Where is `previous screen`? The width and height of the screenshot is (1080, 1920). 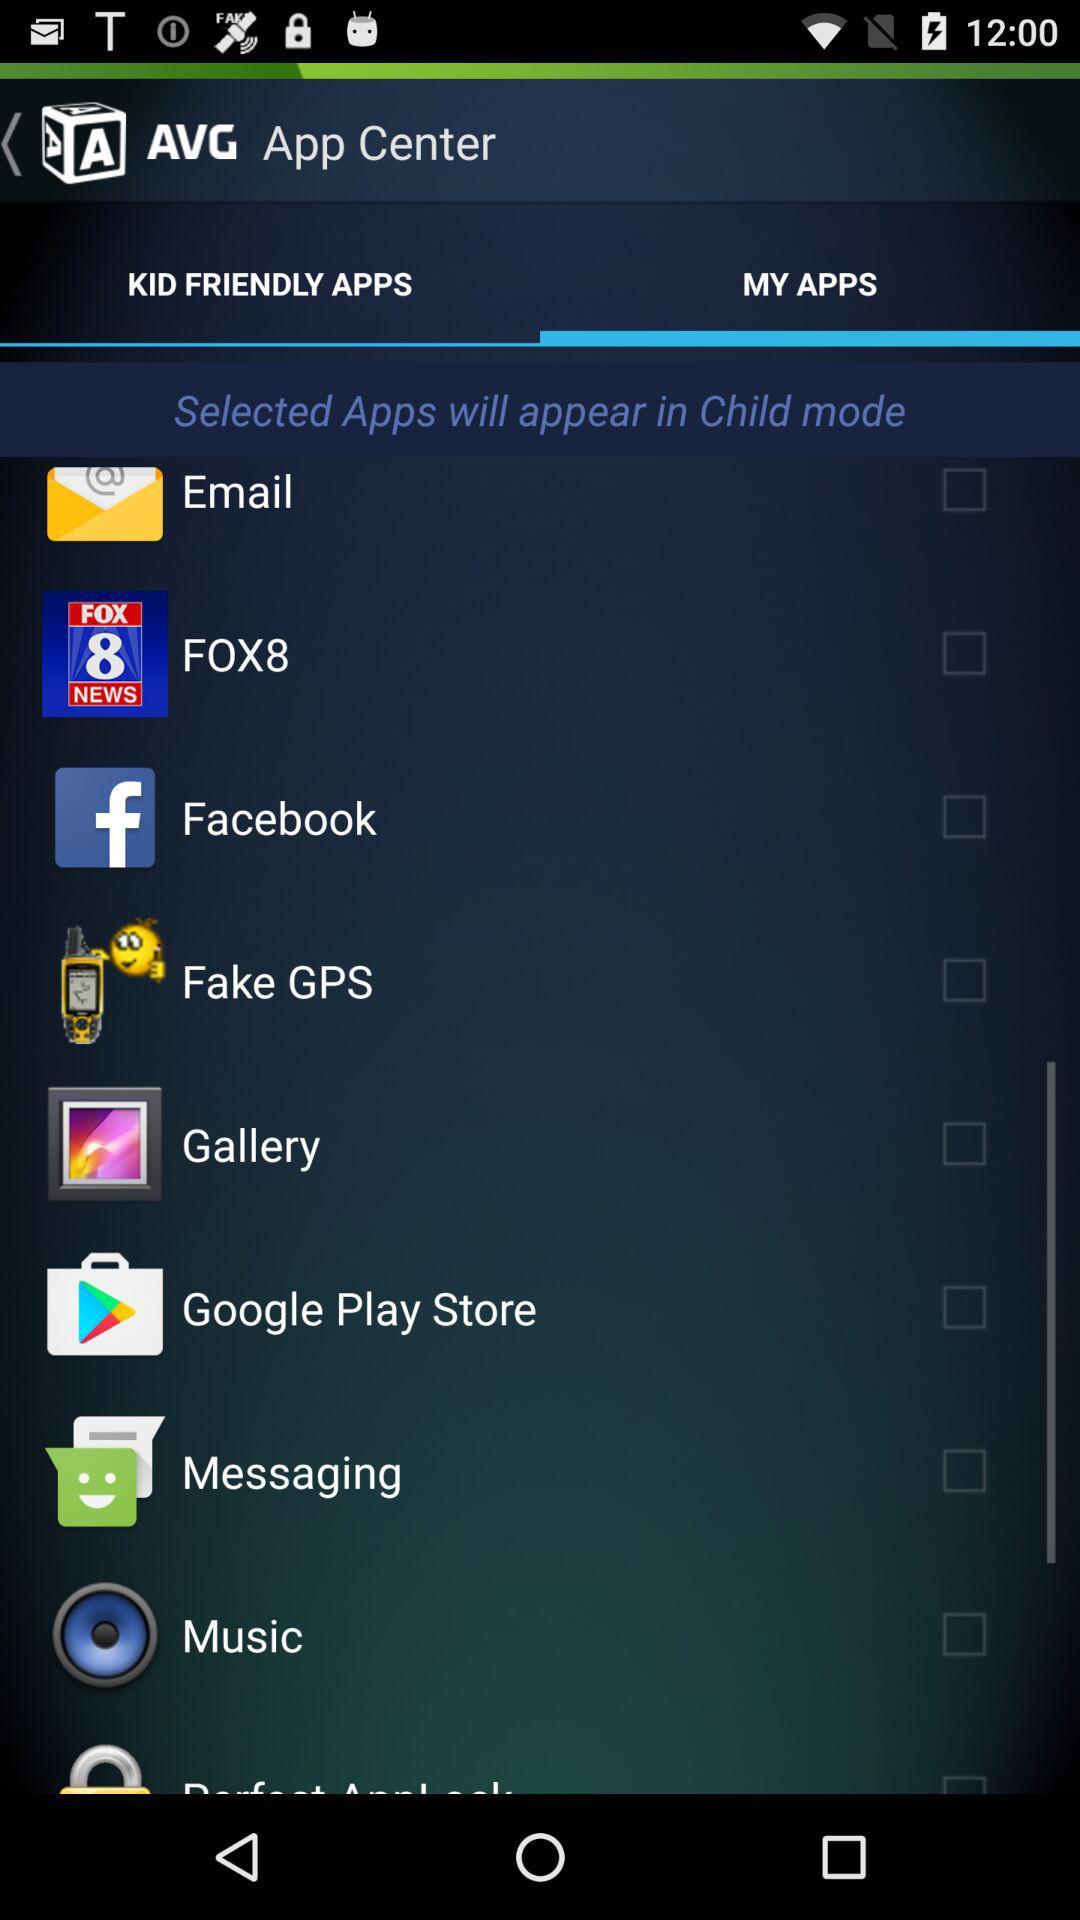 previous screen is located at coordinates (61, 140).